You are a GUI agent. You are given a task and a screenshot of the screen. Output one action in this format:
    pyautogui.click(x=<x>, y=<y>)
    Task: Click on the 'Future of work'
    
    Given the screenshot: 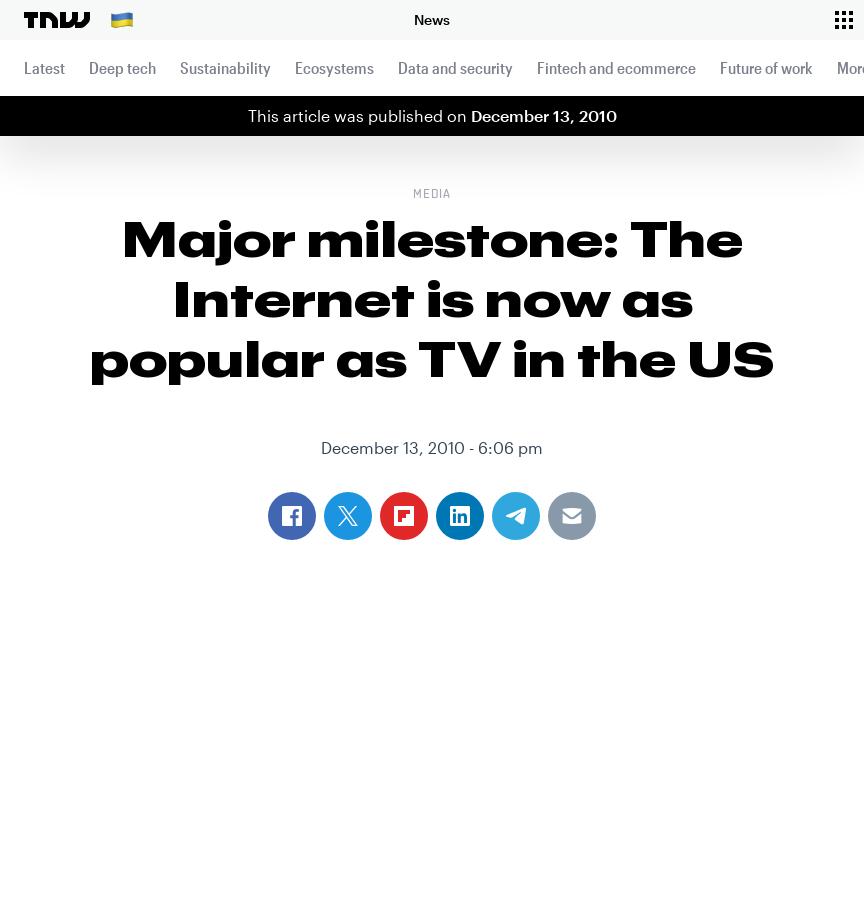 What is the action you would take?
    pyautogui.click(x=765, y=66)
    